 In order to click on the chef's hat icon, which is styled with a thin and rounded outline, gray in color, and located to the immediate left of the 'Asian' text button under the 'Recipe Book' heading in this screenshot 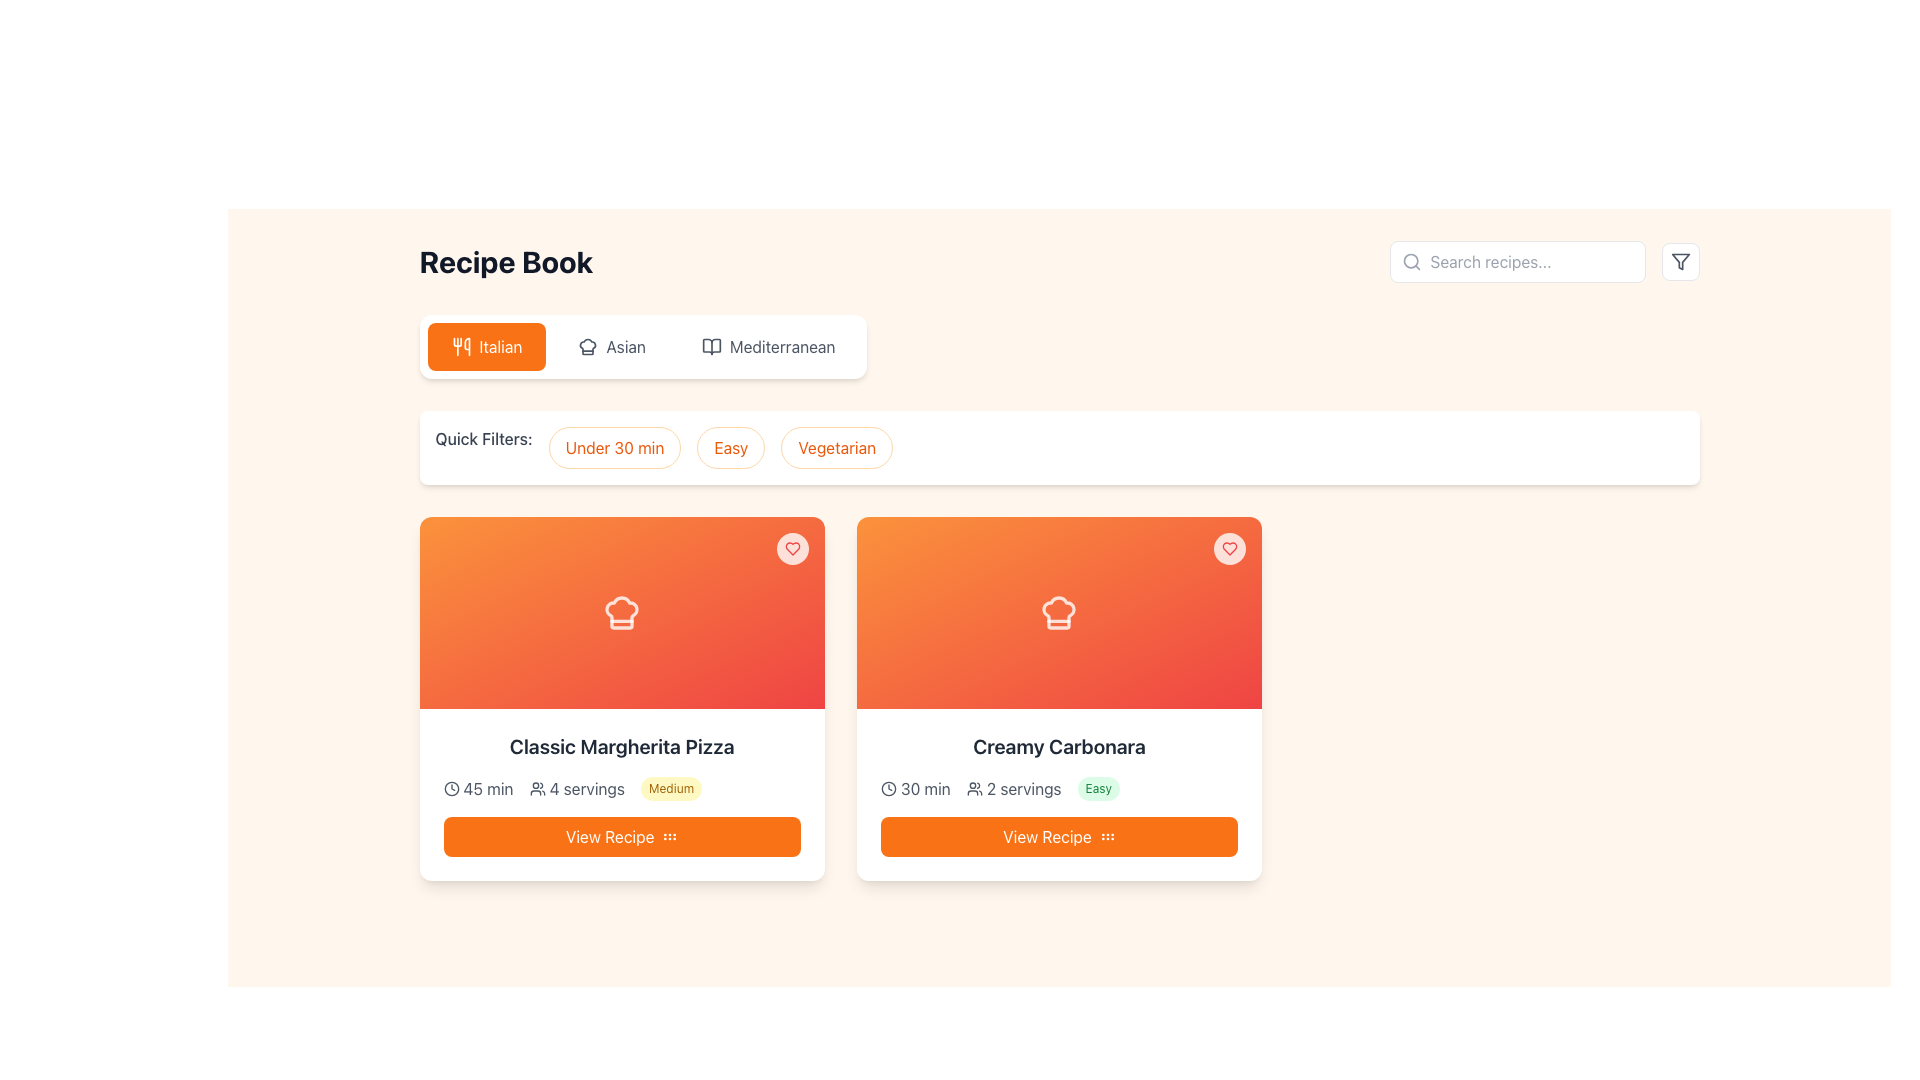, I will do `click(587, 346)`.